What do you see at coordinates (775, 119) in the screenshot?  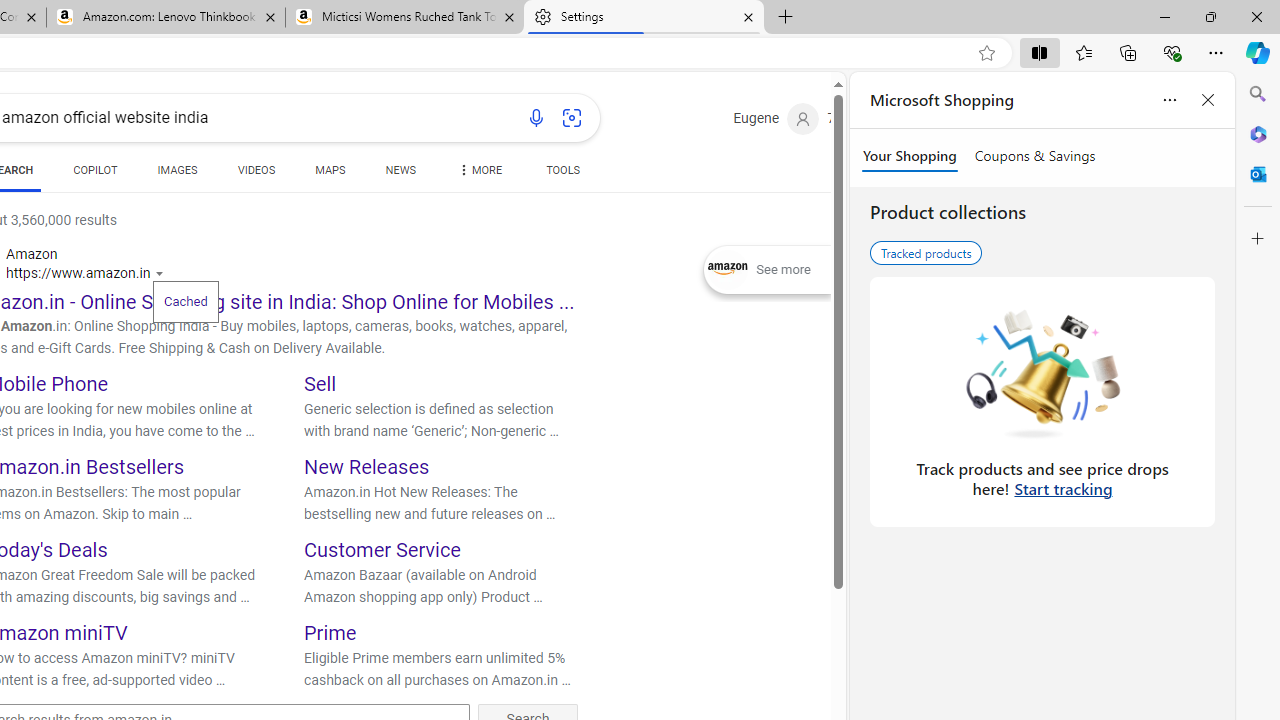 I see `'Eugene'` at bounding box center [775, 119].